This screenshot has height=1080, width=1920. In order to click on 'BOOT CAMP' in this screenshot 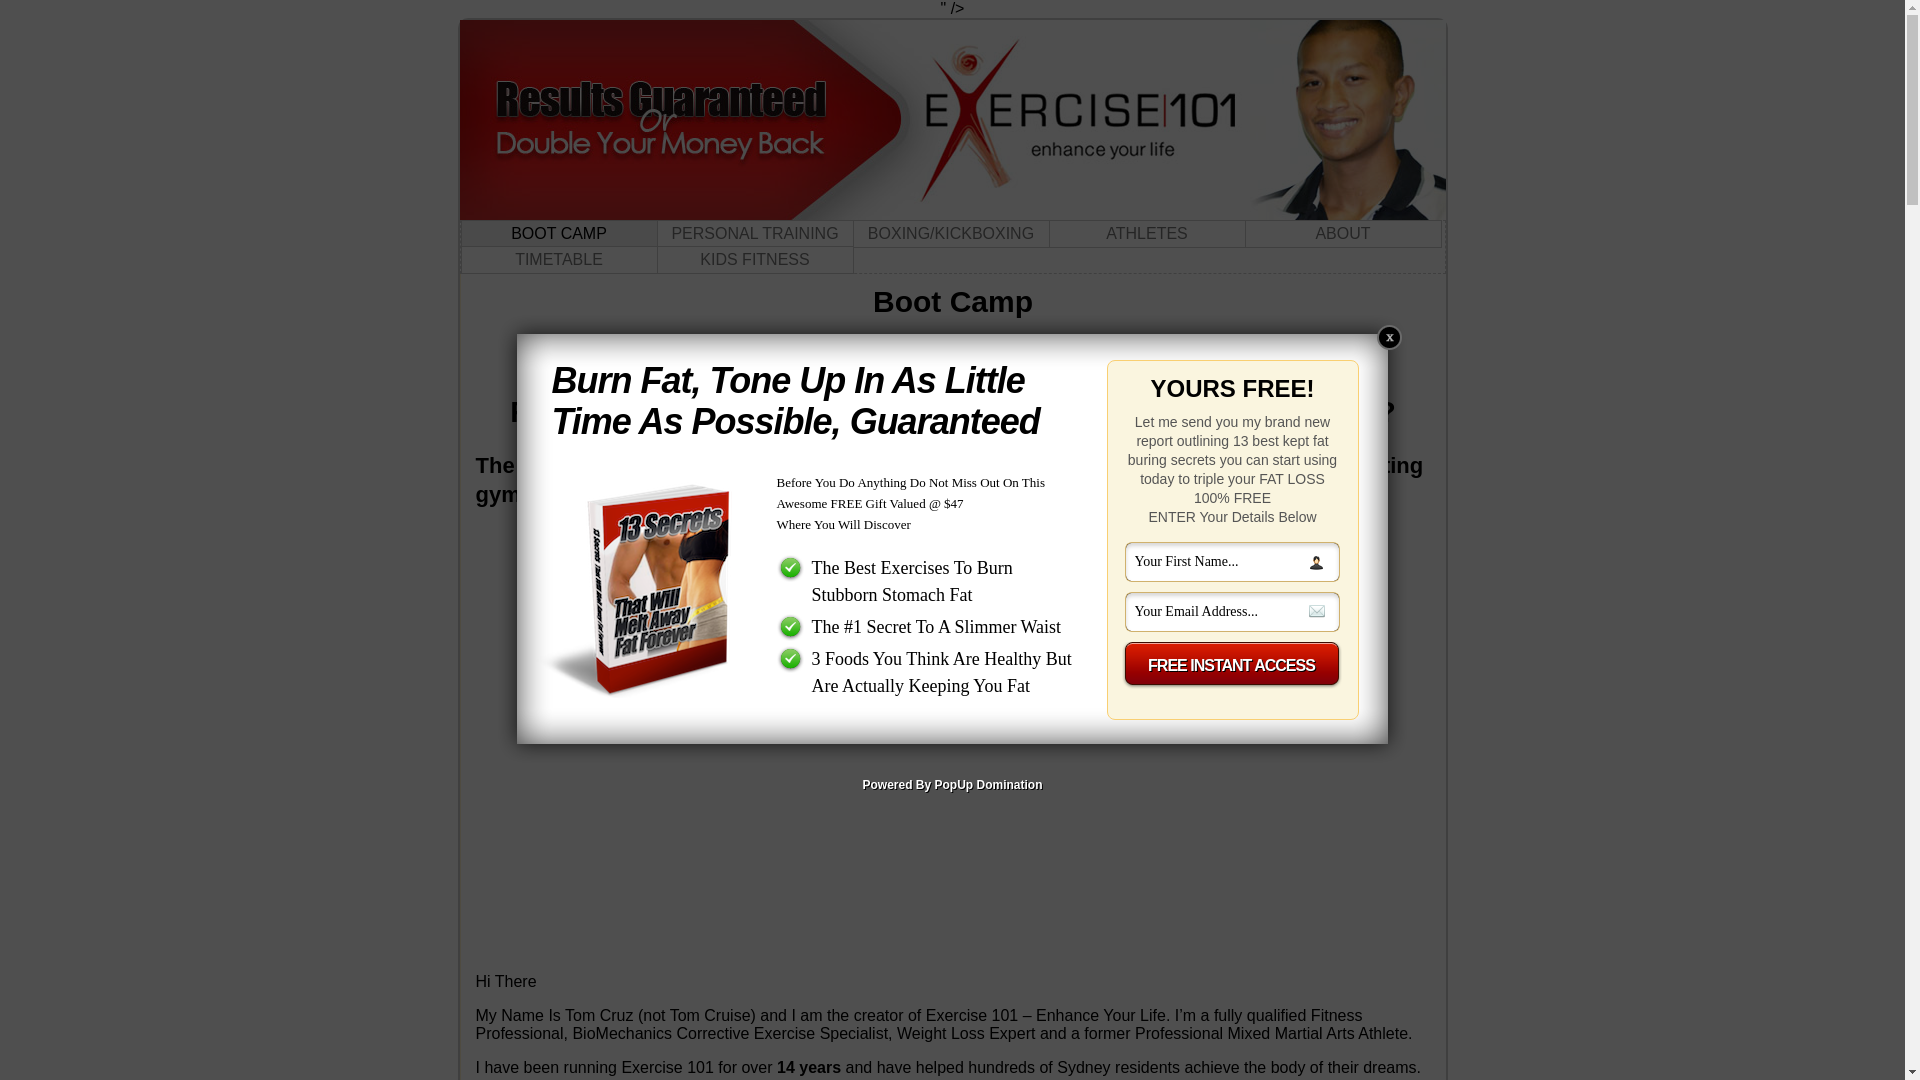, I will do `click(558, 233)`.